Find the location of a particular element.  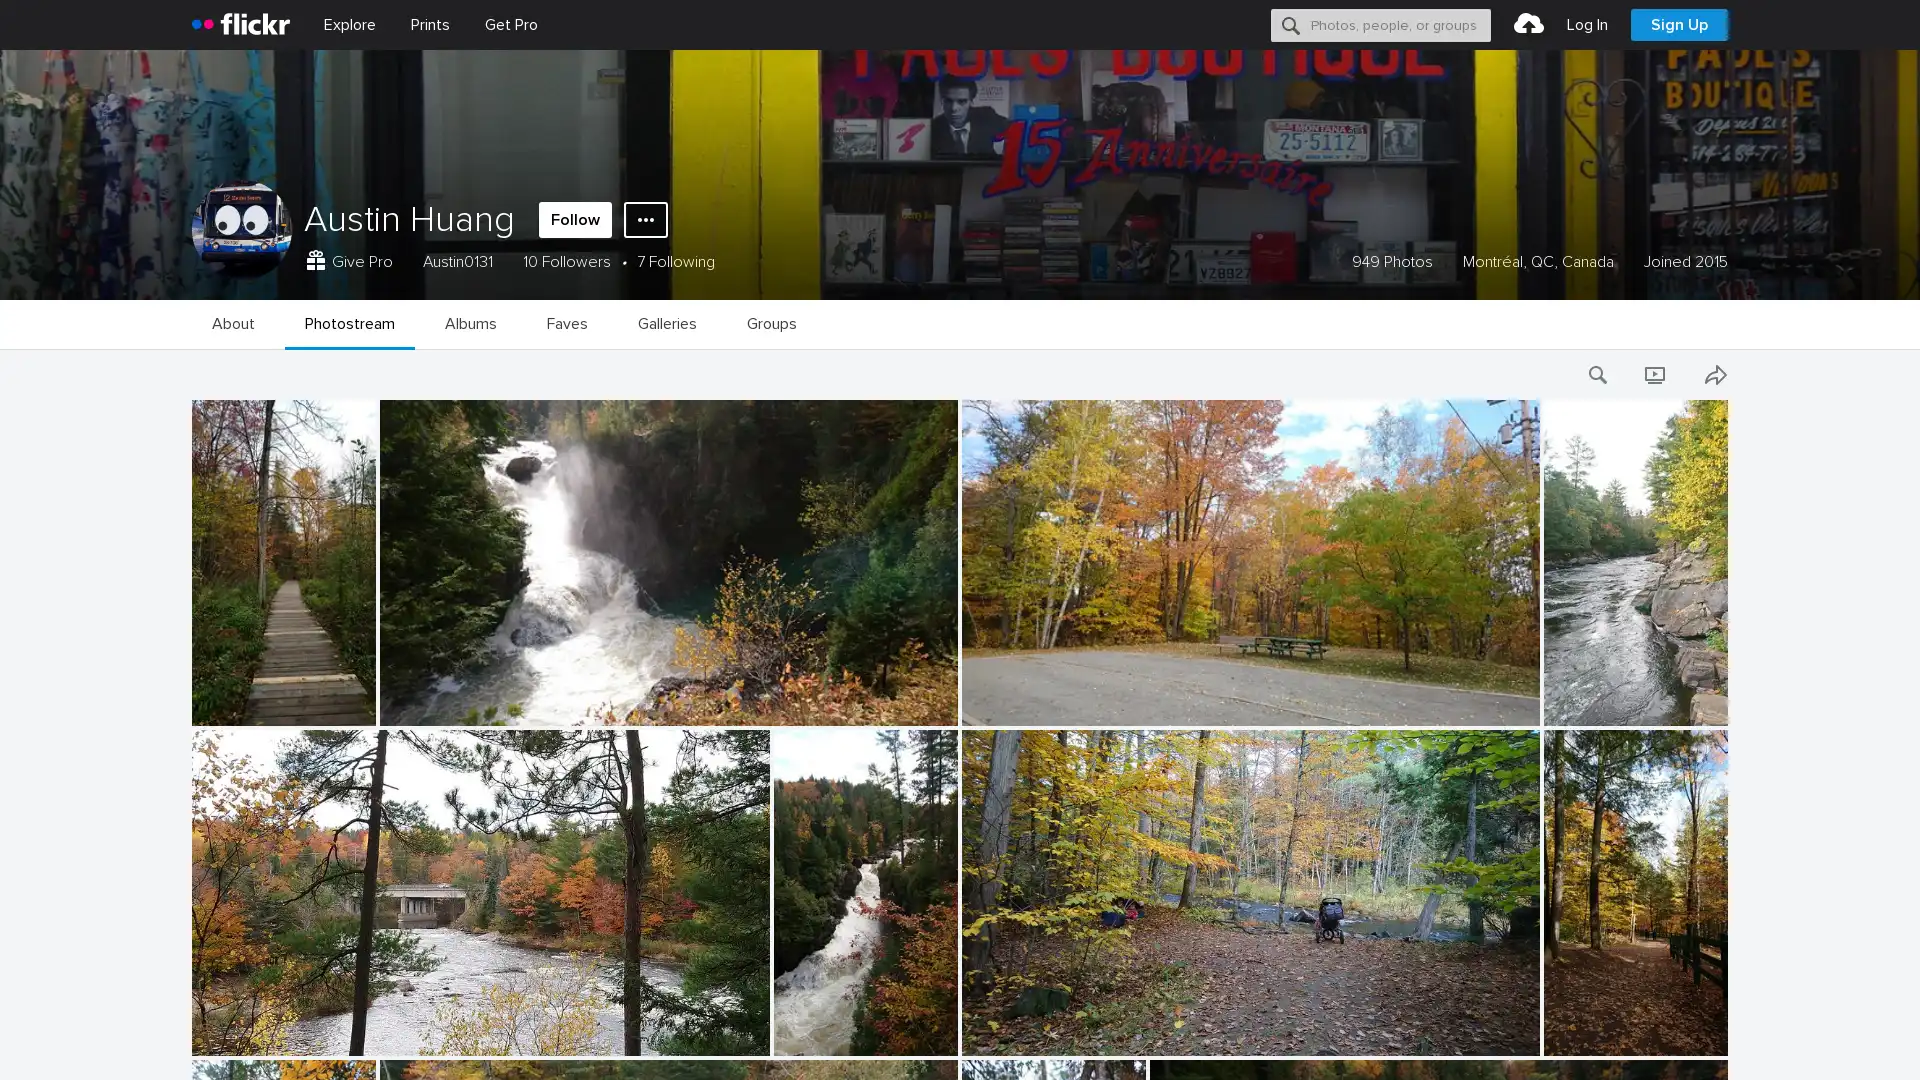

Add to Favorites is located at coordinates (192, 870).